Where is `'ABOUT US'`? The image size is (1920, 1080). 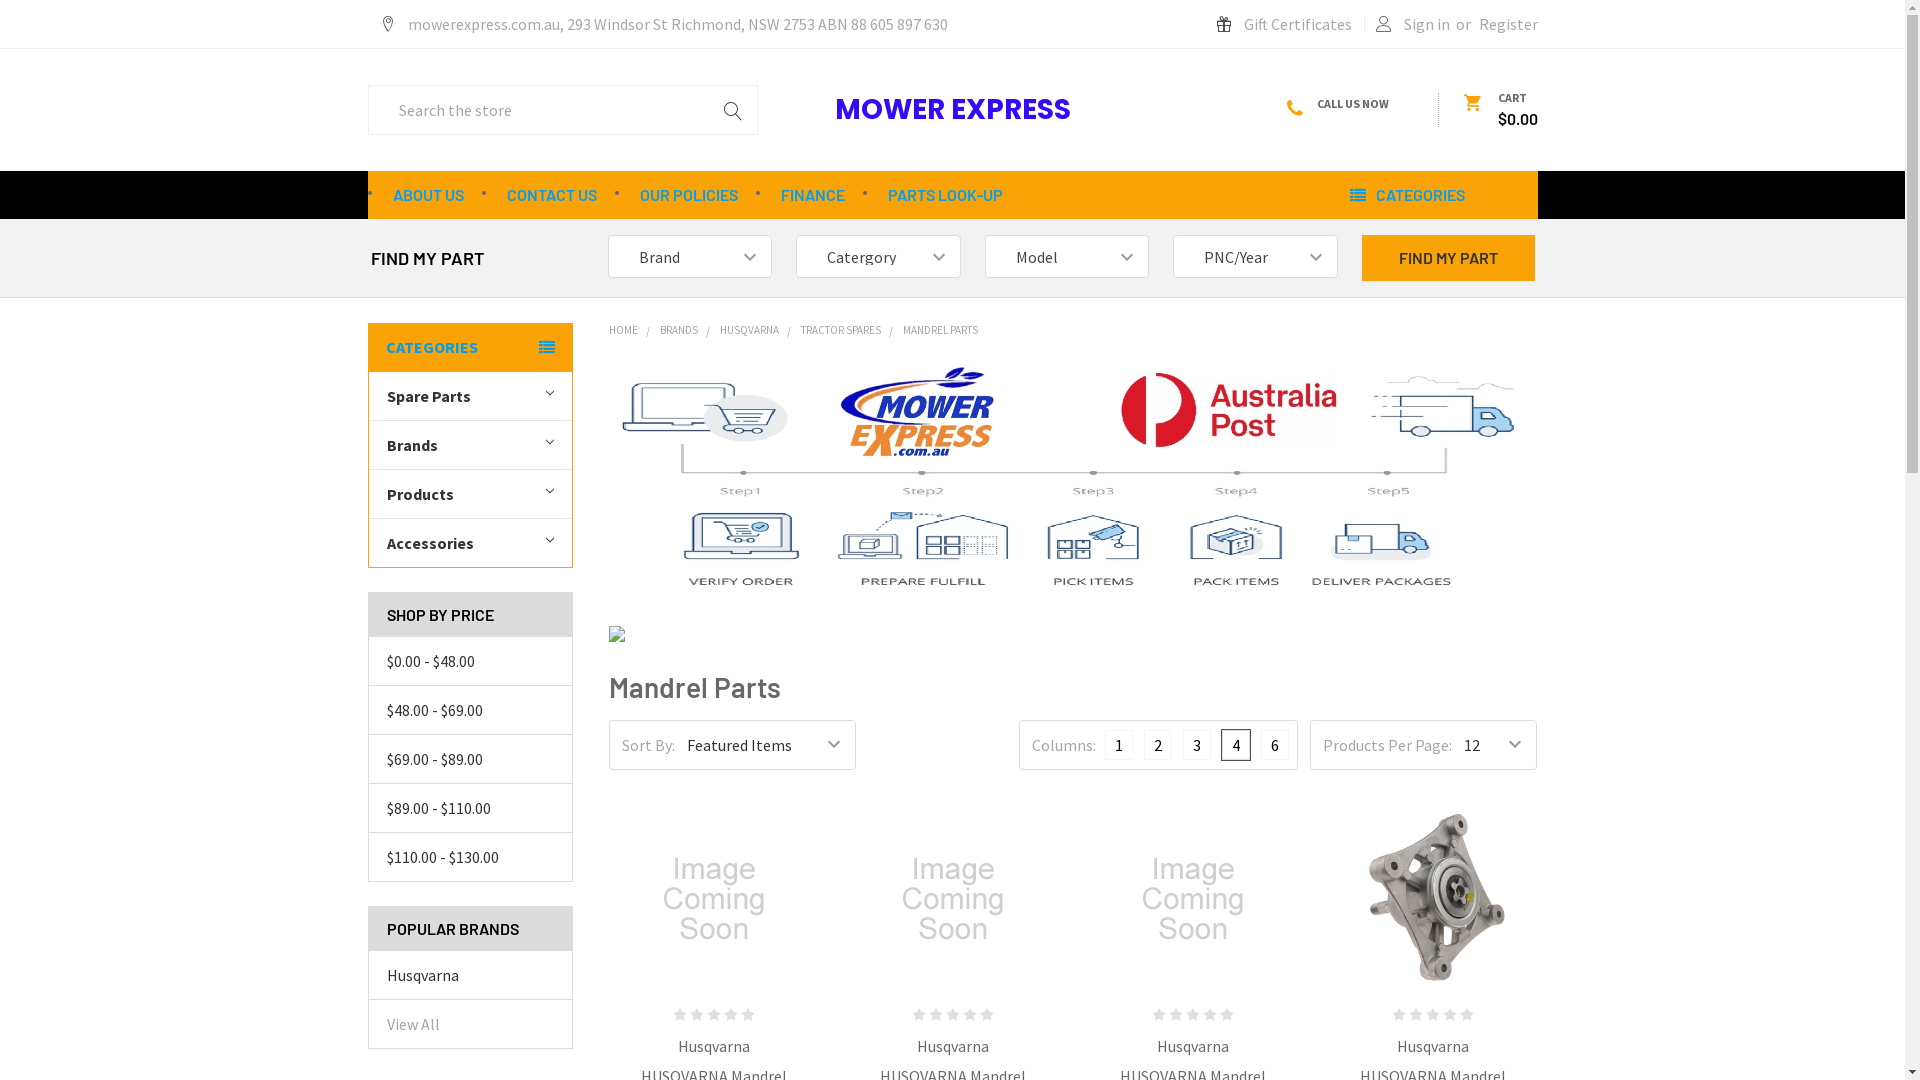
'ABOUT US' is located at coordinates (426, 195).